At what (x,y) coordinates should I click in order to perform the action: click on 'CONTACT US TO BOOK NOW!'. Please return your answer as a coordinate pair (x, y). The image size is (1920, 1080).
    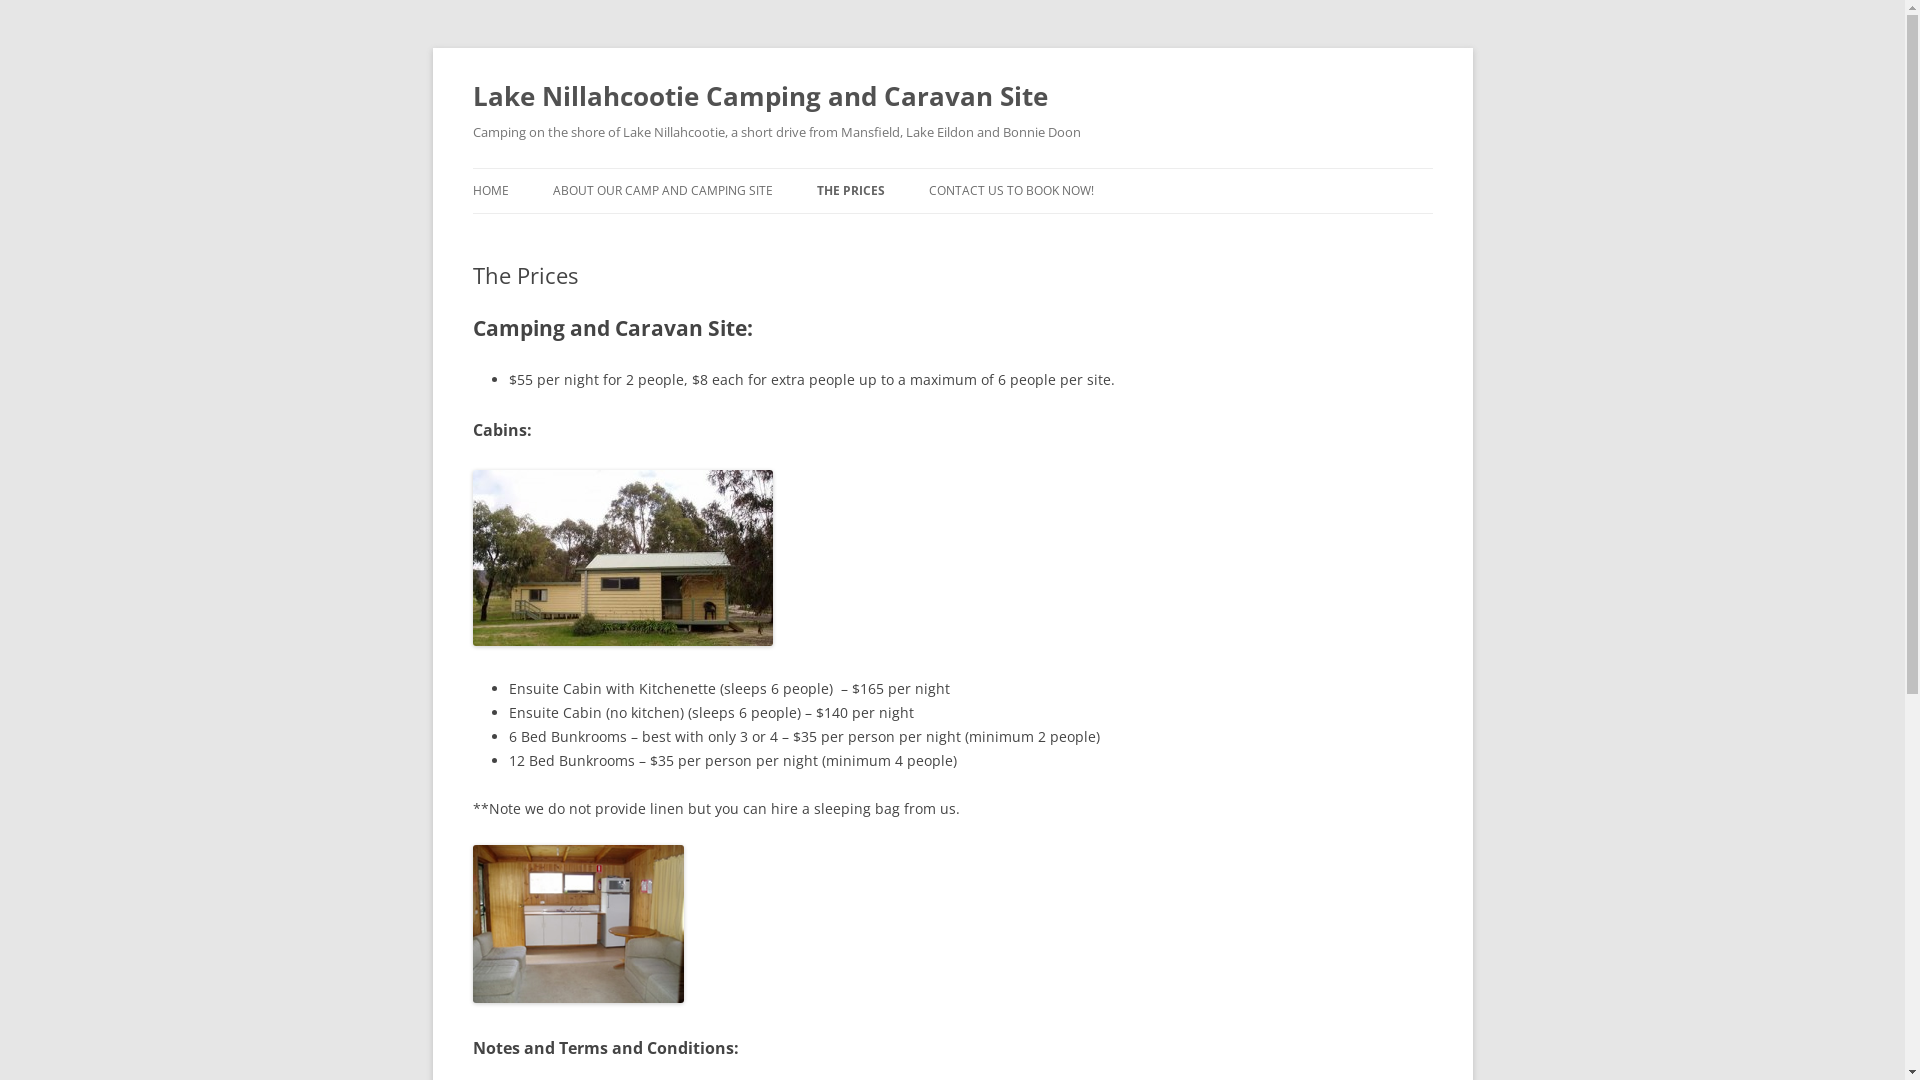
    Looking at the image, I should click on (1010, 191).